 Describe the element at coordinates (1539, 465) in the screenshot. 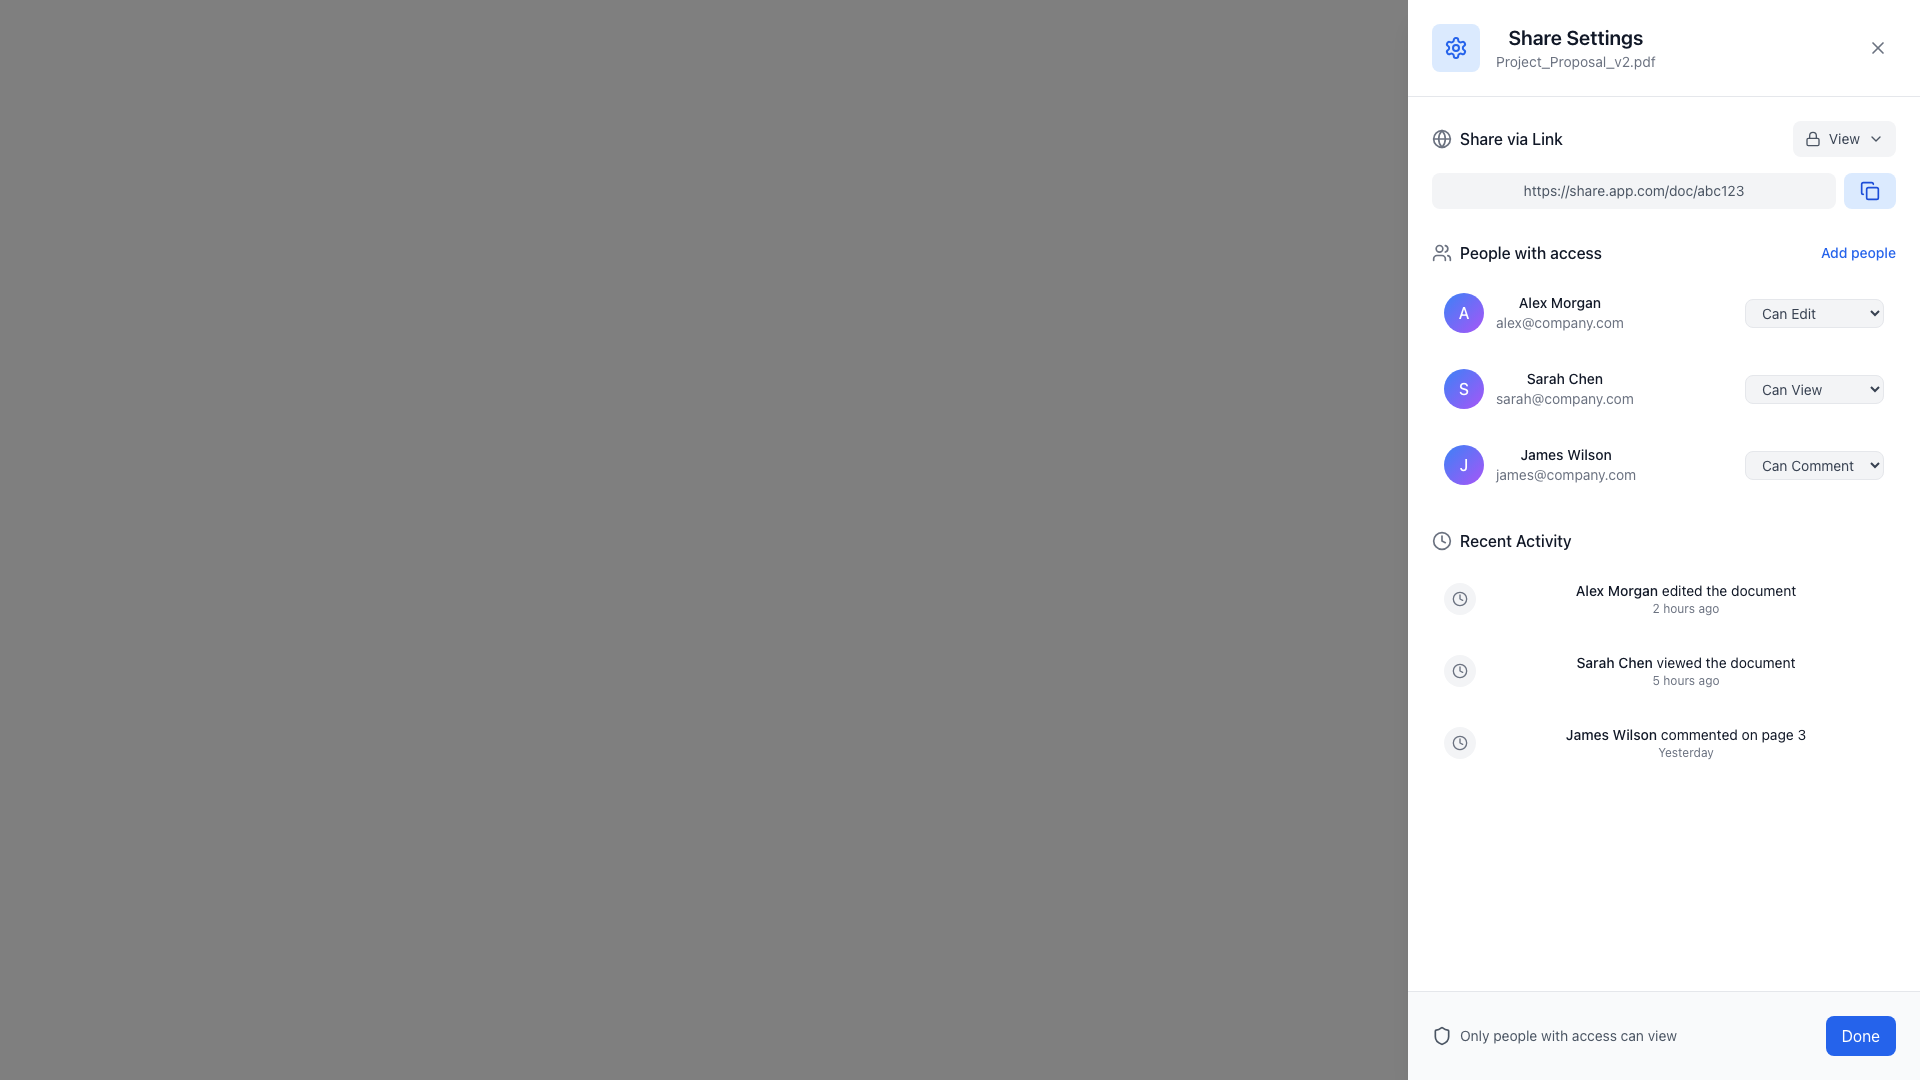

I see `the User information display row for 'James Wilson' which includes a circular profile avatar, and text displaying the name and email, positioned centrally in the right panel under 'People with access'` at that location.